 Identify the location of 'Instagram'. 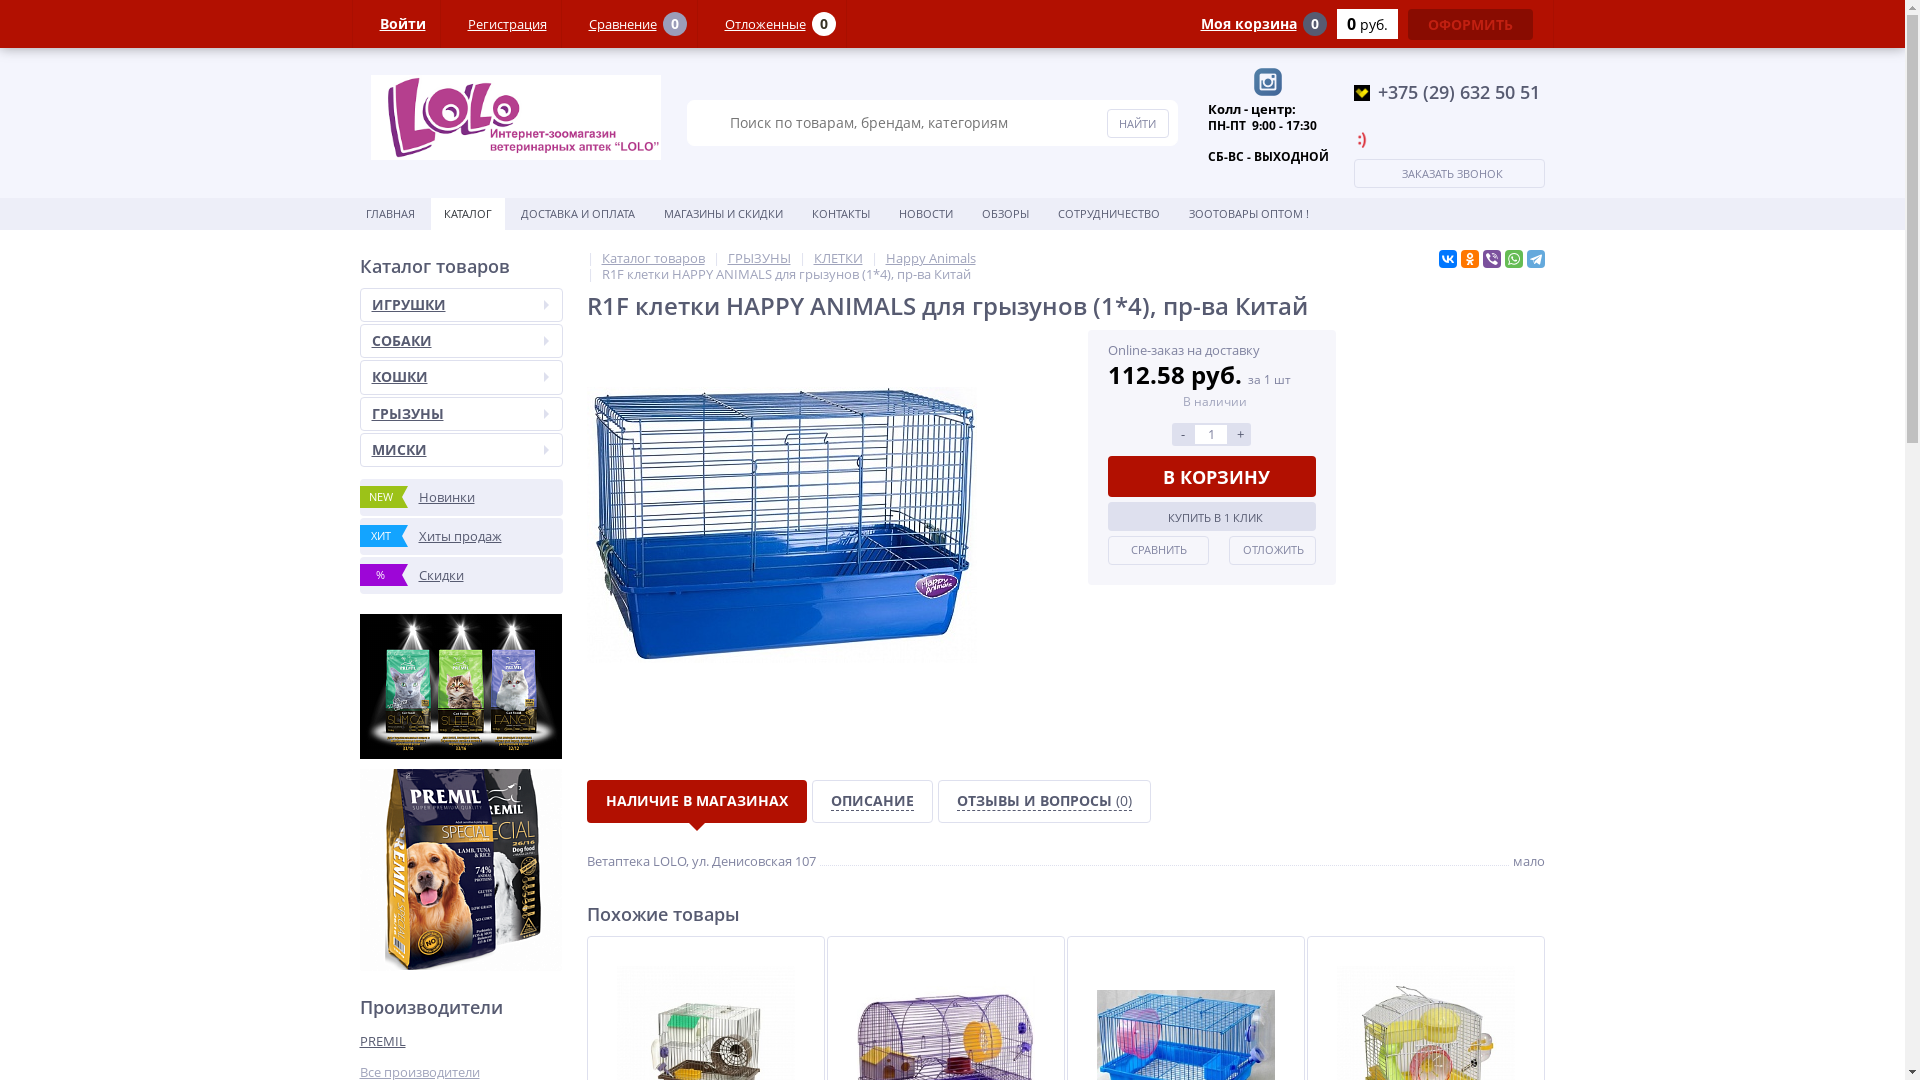
(1266, 80).